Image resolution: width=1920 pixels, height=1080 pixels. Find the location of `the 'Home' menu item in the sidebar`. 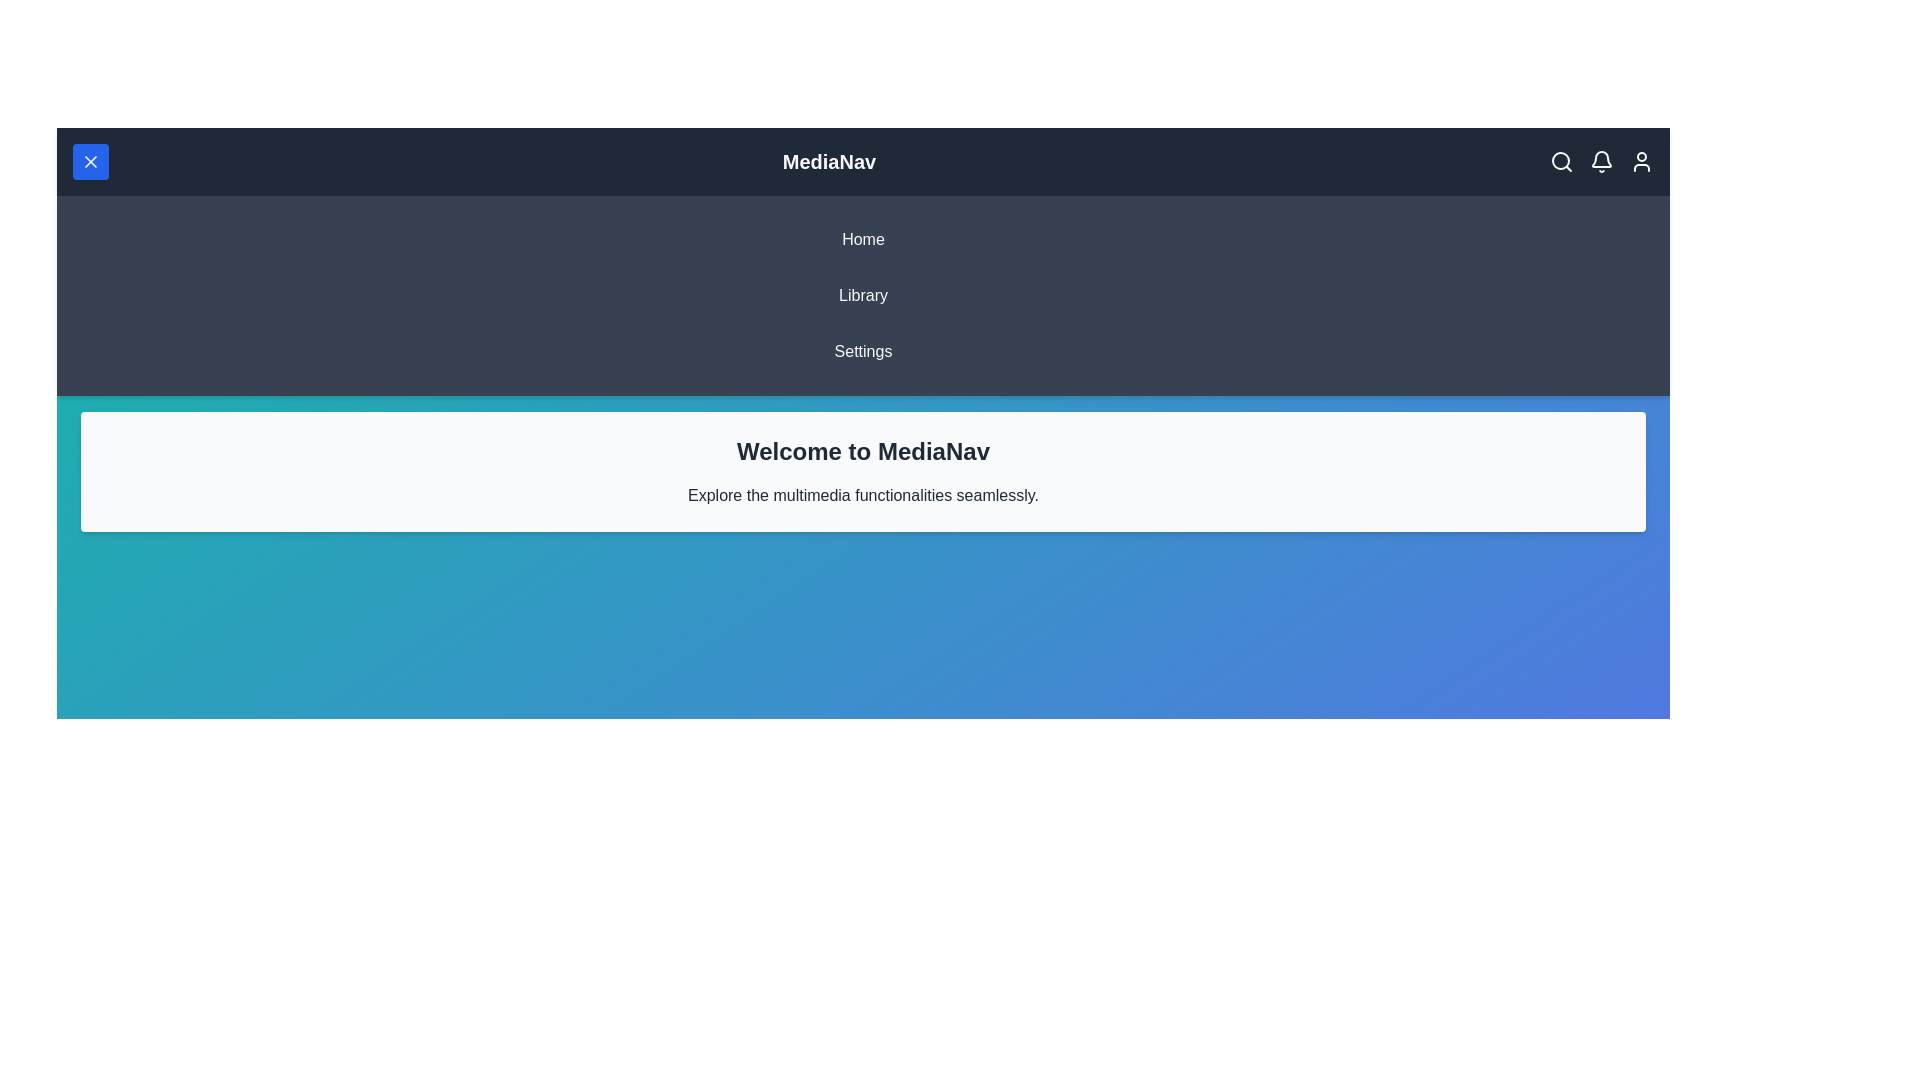

the 'Home' menu item in the sidebar is located at coordinates (863, 238).